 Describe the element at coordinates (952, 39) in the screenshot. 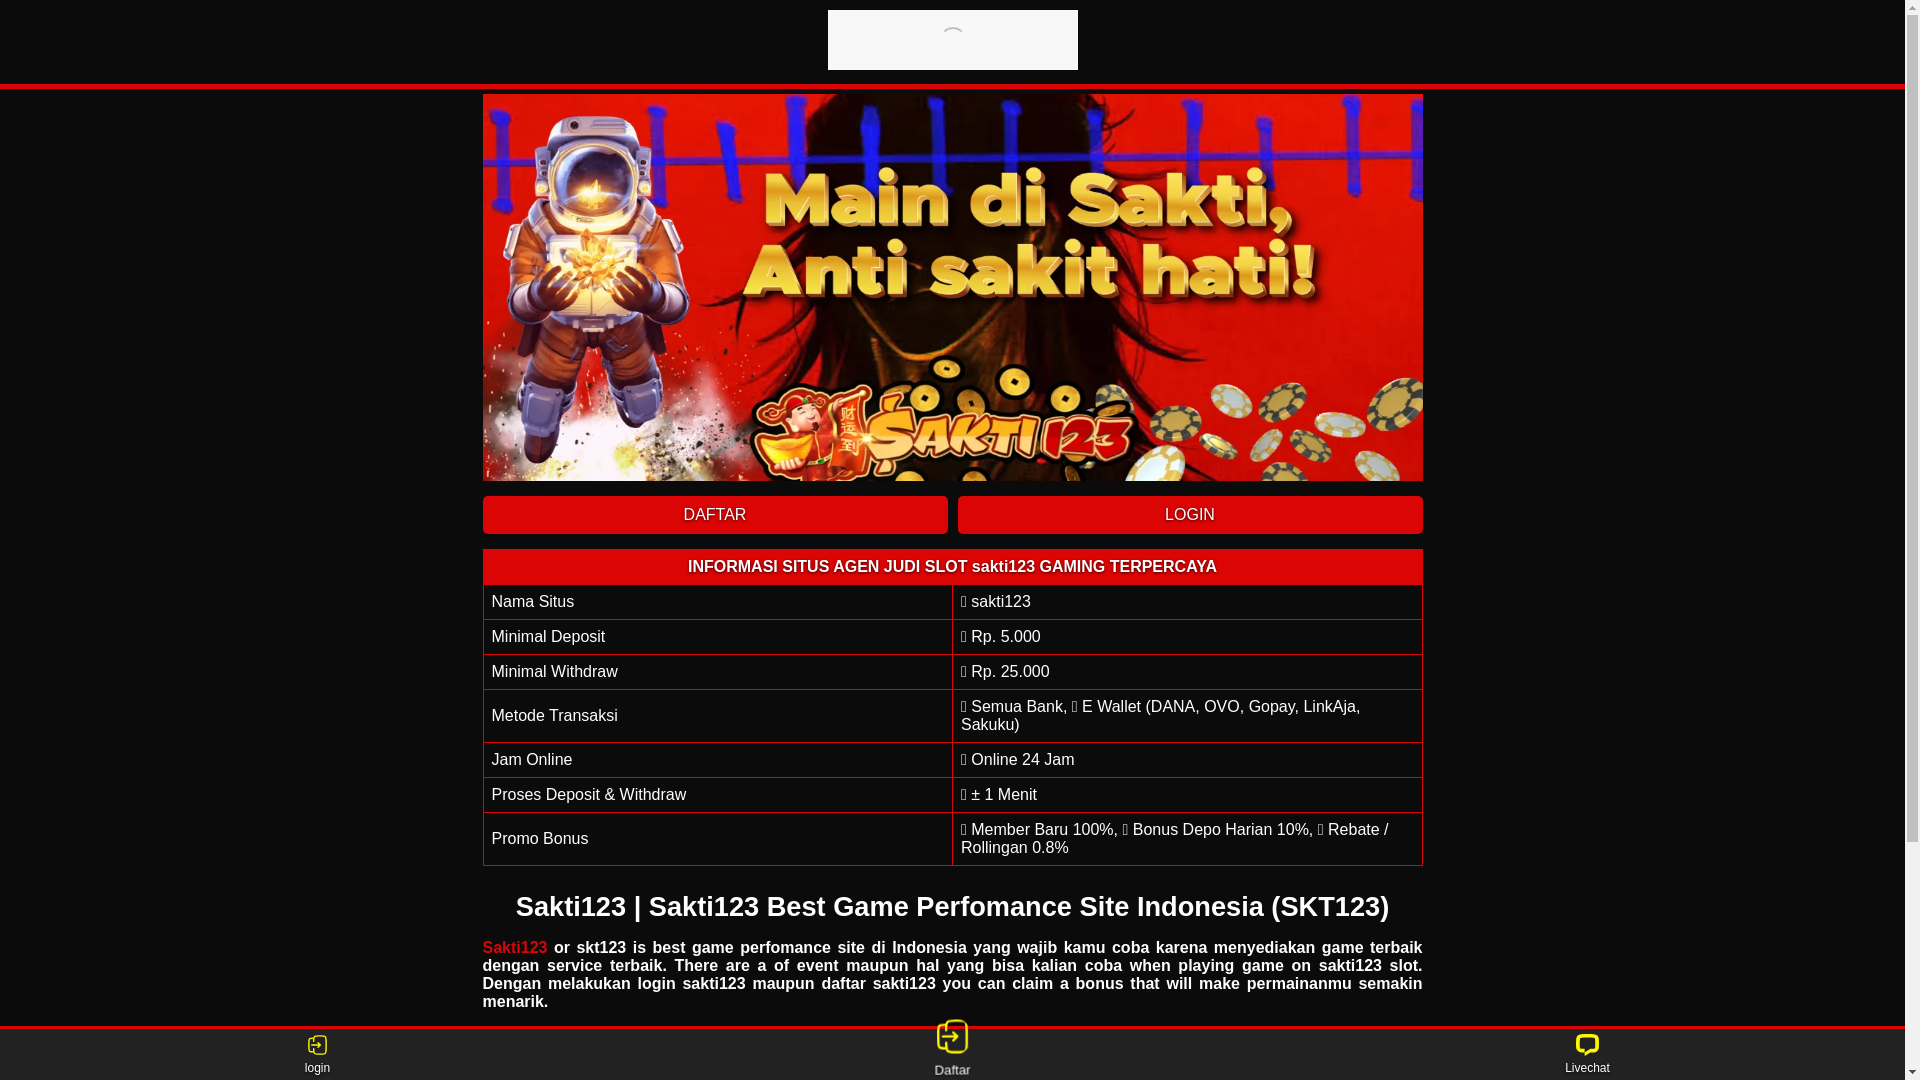

I see `'sakti123'` at that location.